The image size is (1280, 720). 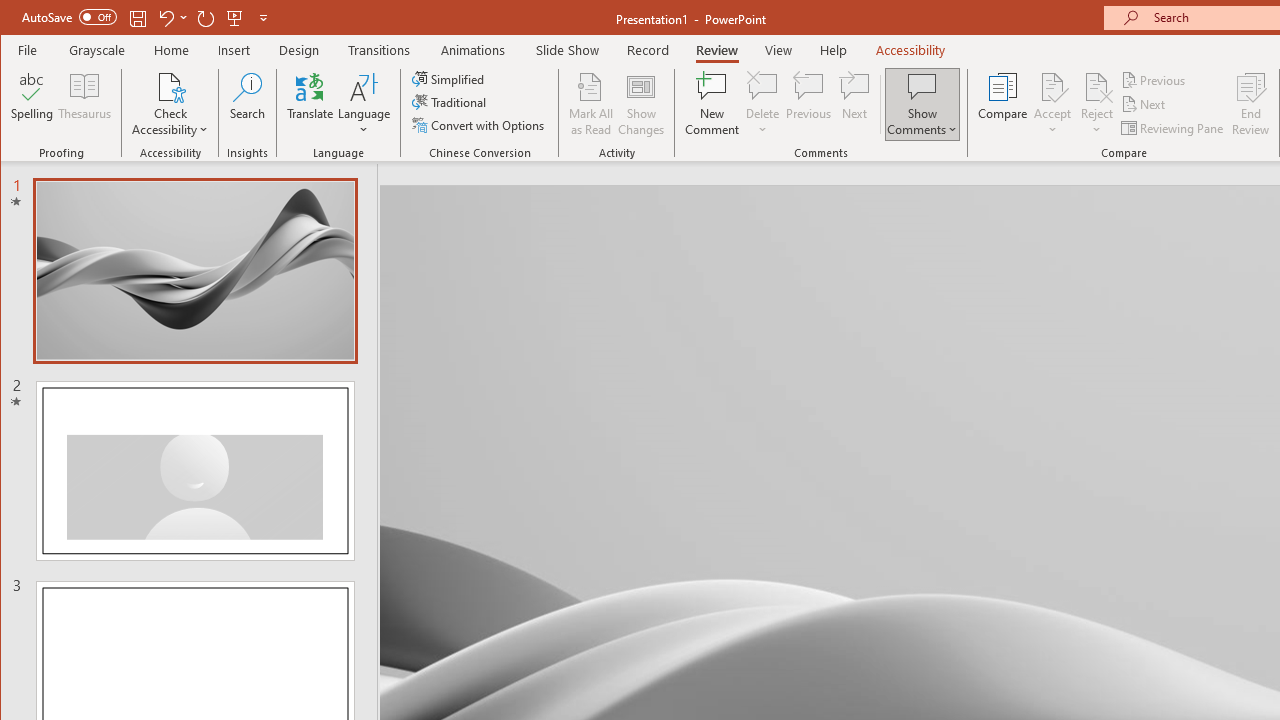 What do you see at coordinates (96, 49) in the screenshot?
I see `'Grayscale'` at bounding box center [96, 49].